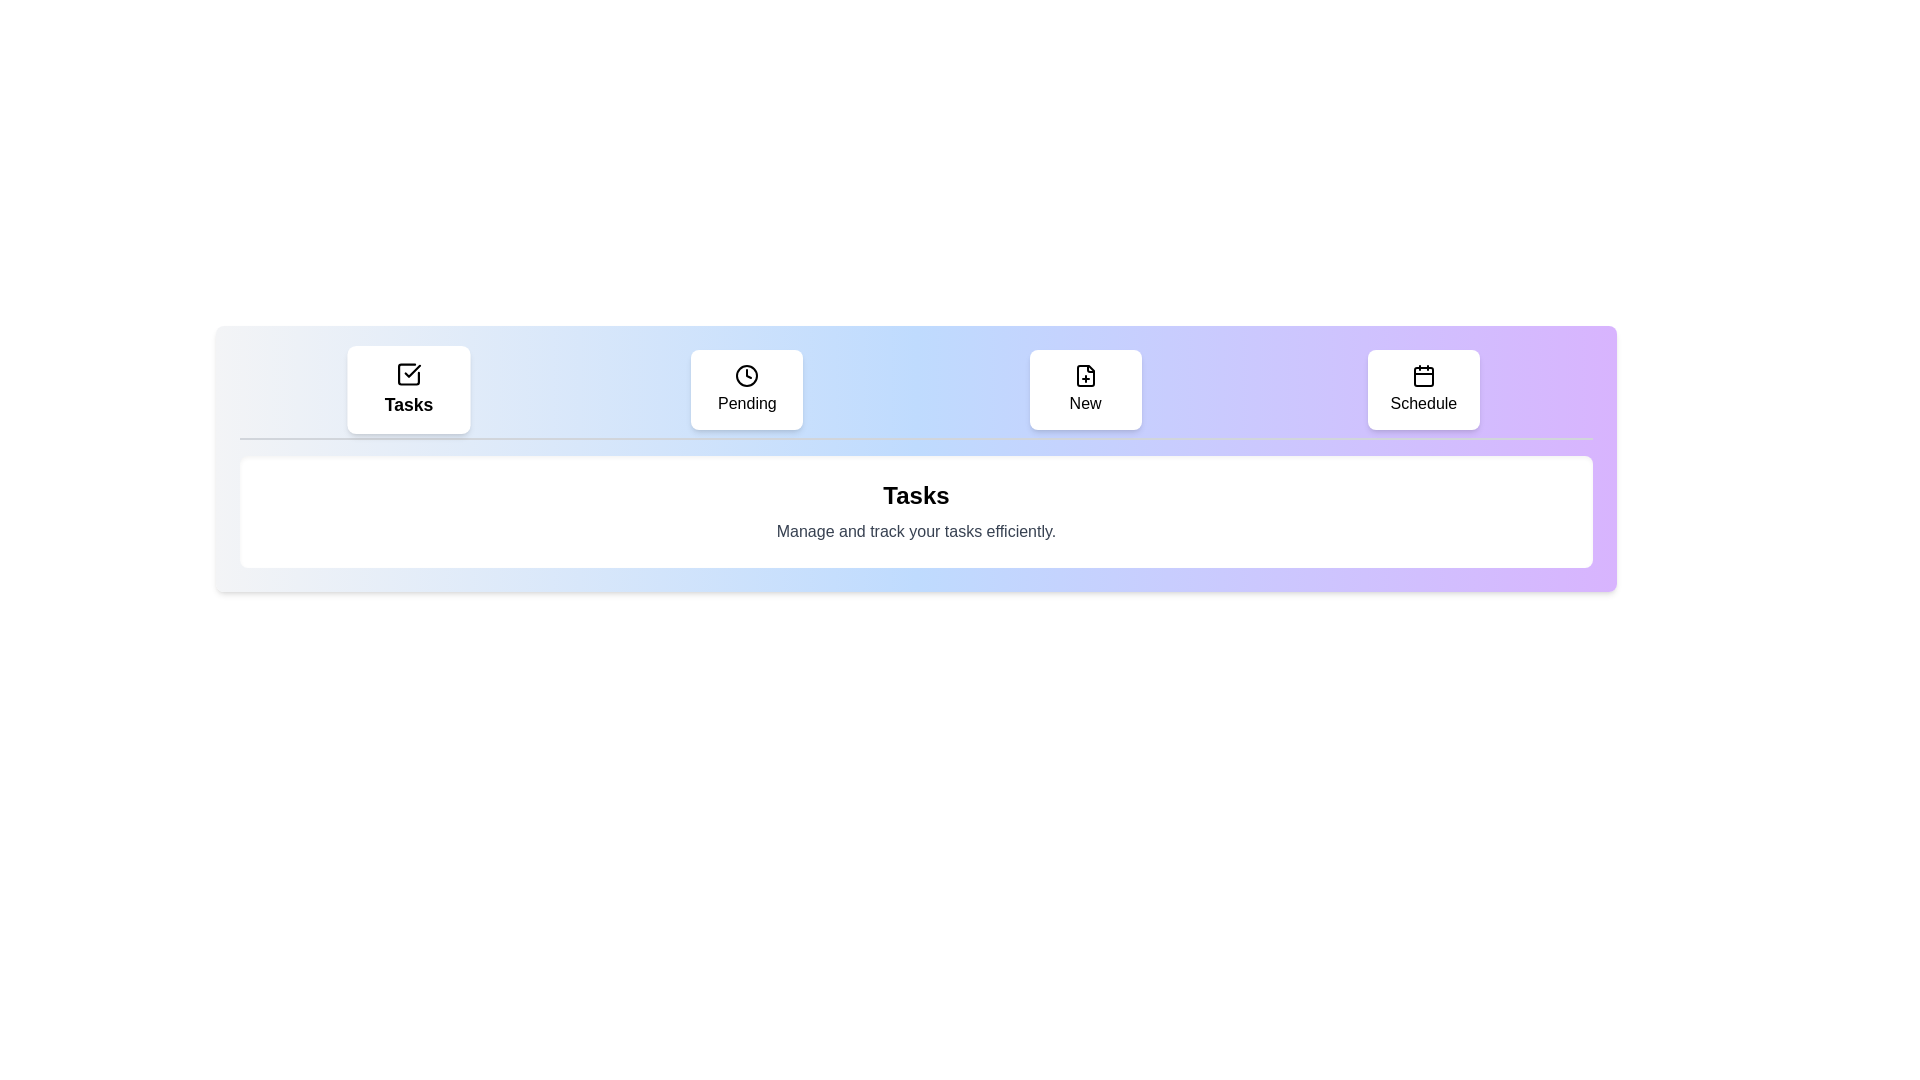  Describe the element at coordinates (1084, 389) in the screenshot. I see `the tab labeled 'New' to view its content` at that location.